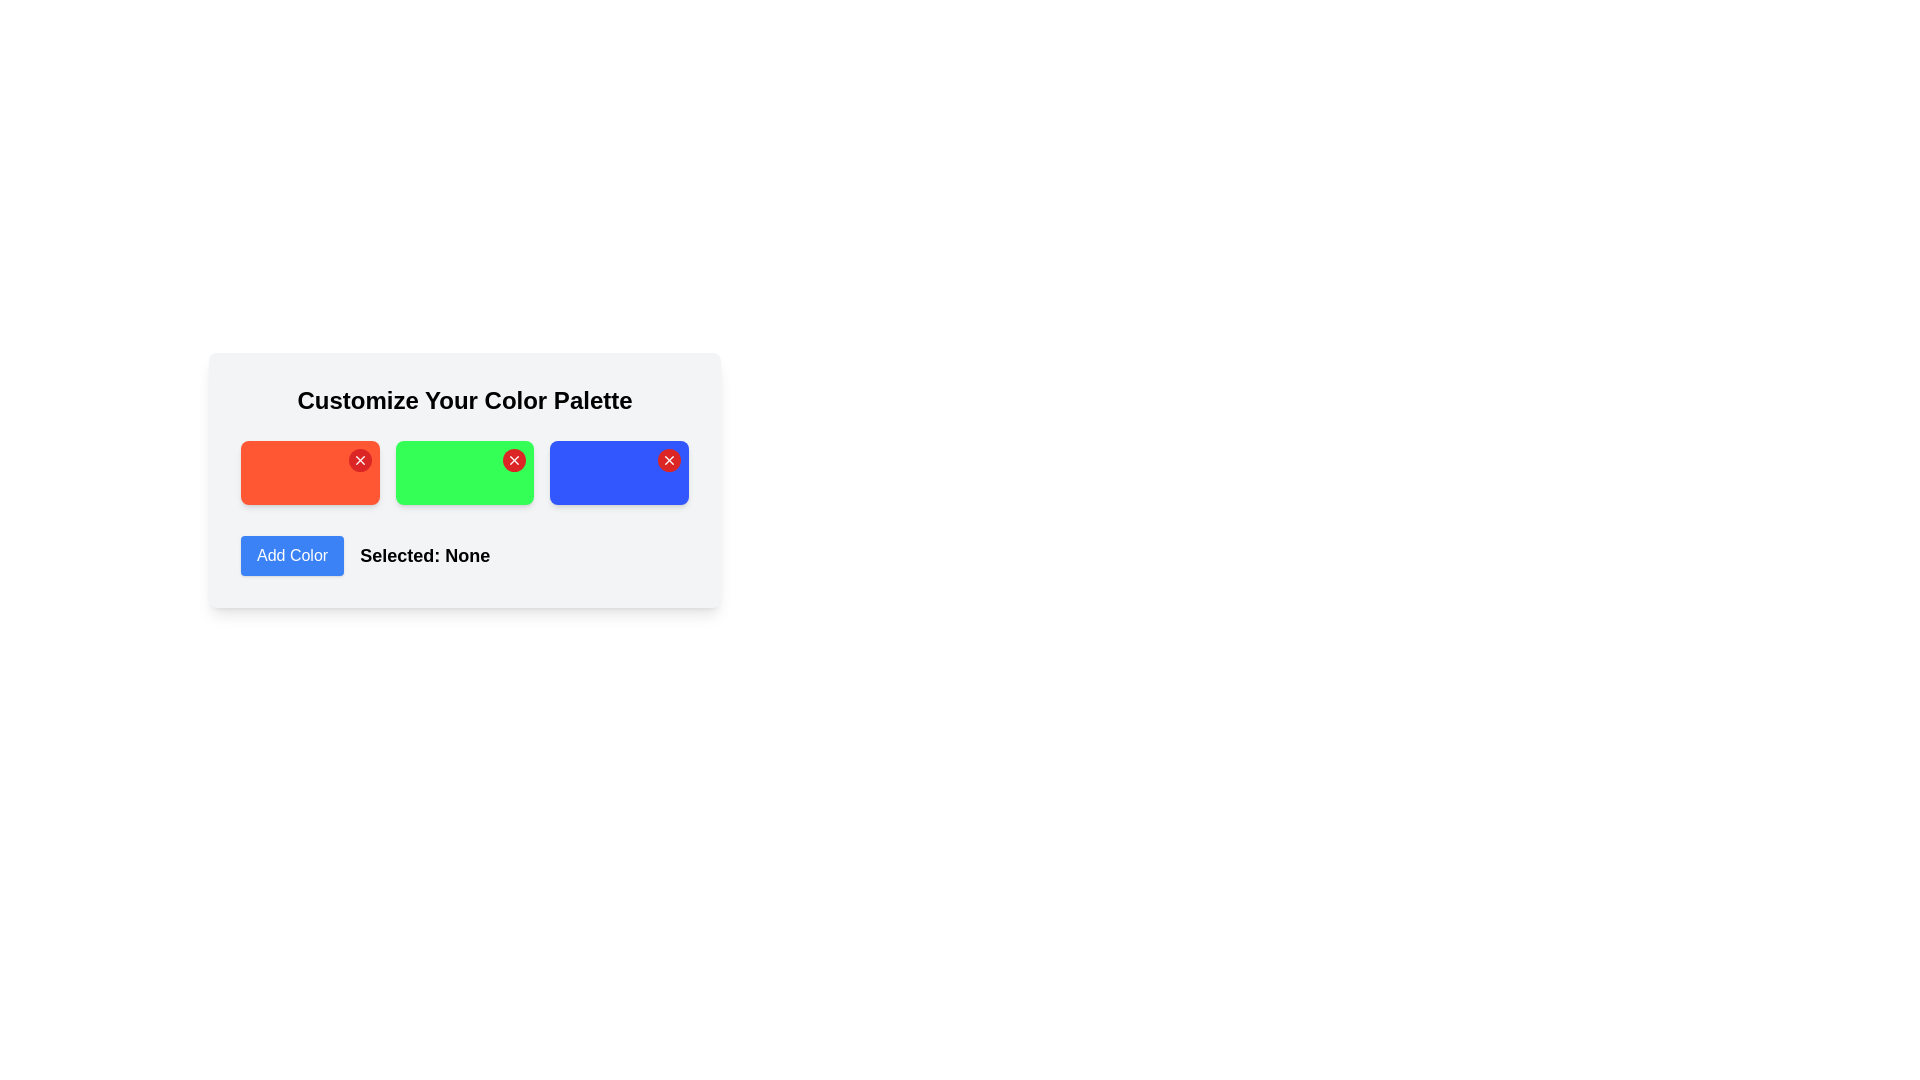 Image resolution: width=1920 pixels, height=1080 pixels. I want to click on the text labeled 'Selected: None' which is bold and slightly larger, positioned within a light gray background to the right of the 'Add Color' button, so click(424, 555).